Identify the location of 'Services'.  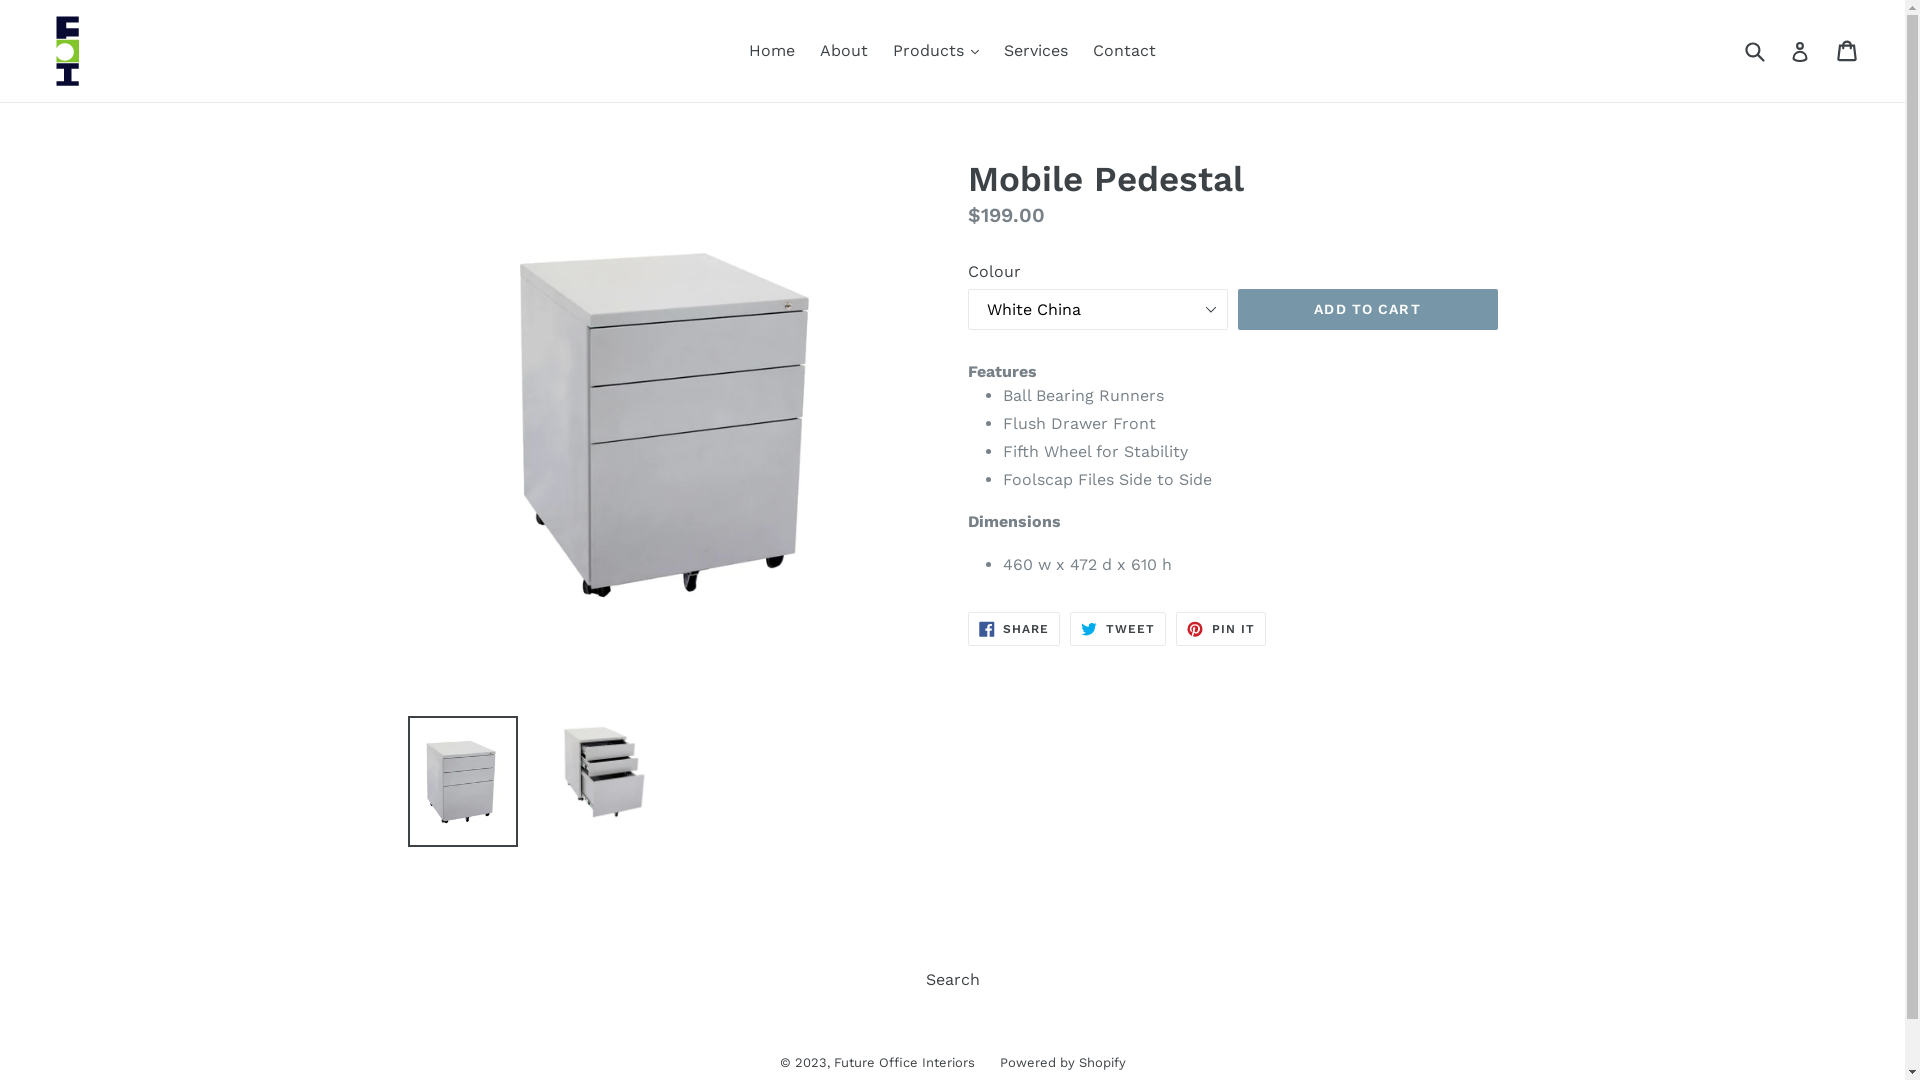
(1036, 49).